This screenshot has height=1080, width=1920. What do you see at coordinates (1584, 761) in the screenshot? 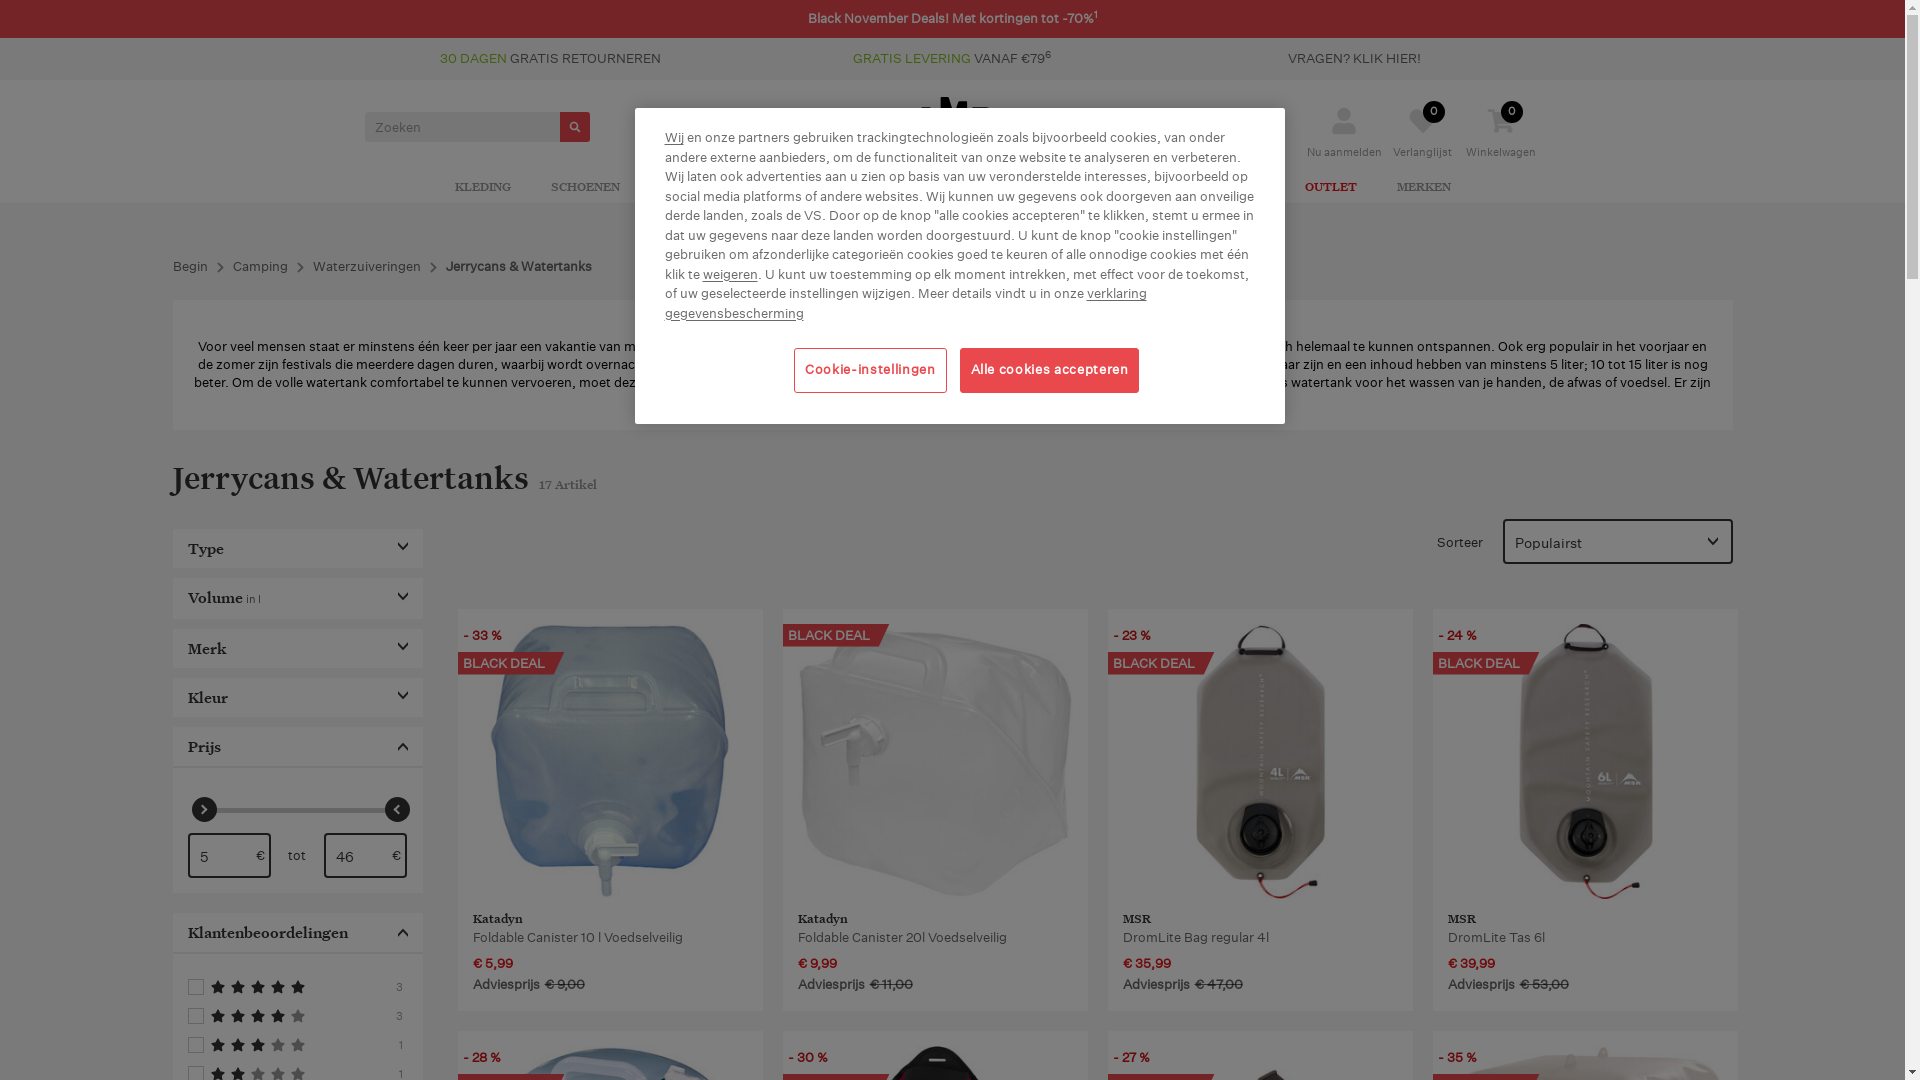
I see `'MSR DromLite Tas 6l '` at bounding box center [1584, 761].